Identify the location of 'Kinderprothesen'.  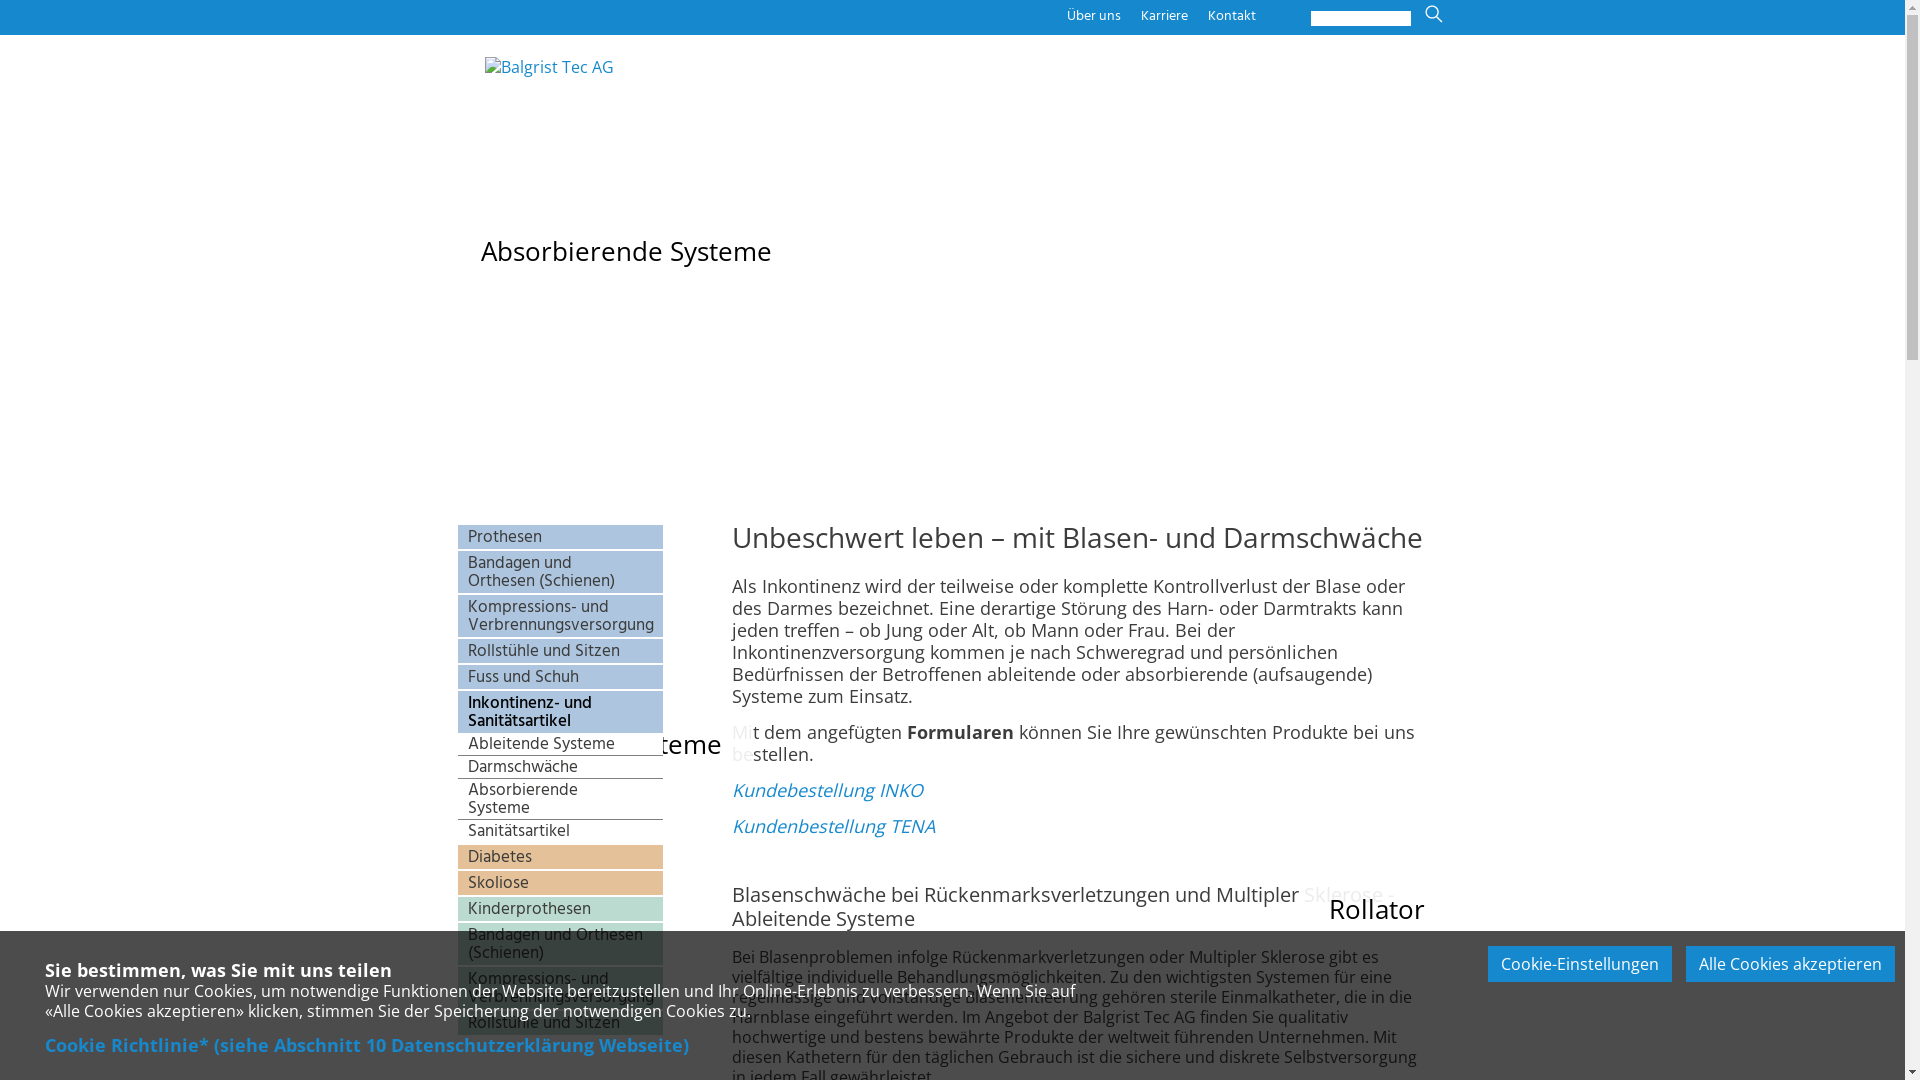
(456, 909).